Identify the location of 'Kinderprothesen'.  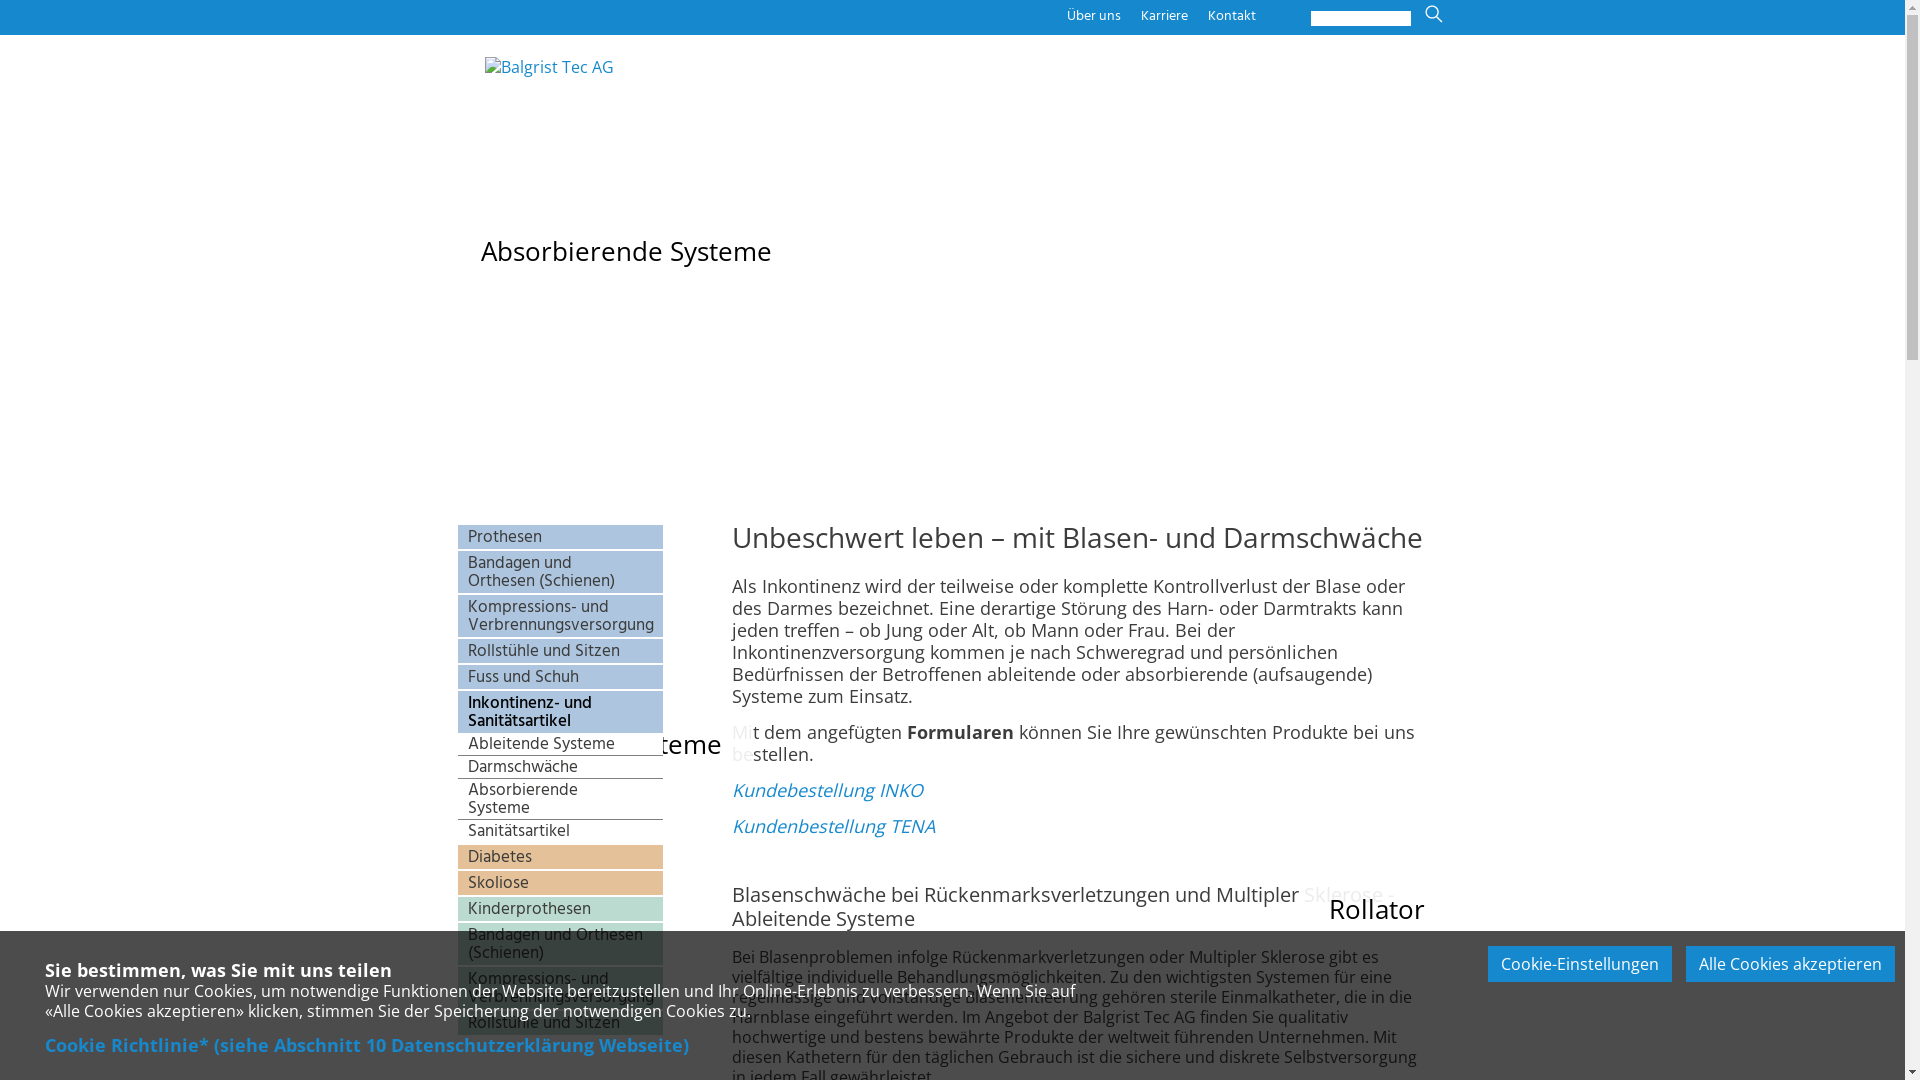
(456, 909).